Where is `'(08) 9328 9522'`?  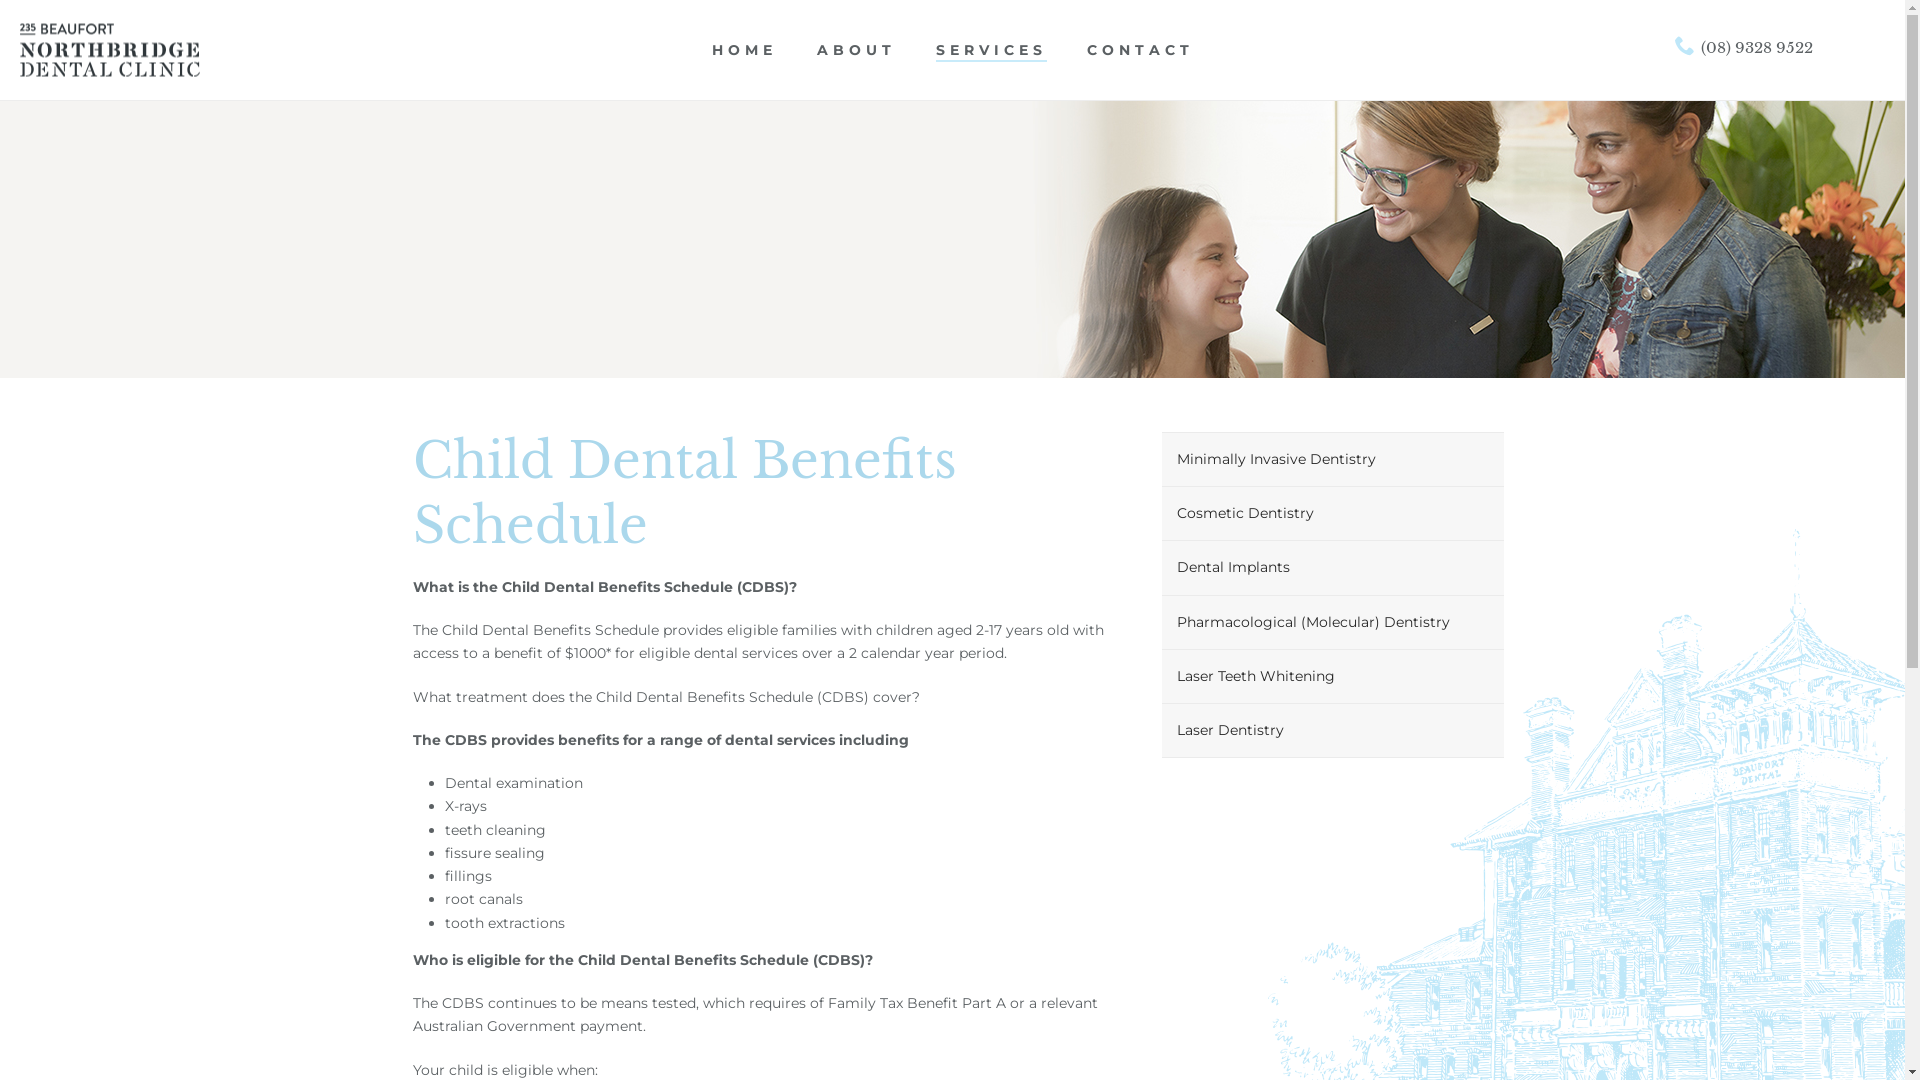 '(08) 9328 9522' is located at coordinates (1742, 47).